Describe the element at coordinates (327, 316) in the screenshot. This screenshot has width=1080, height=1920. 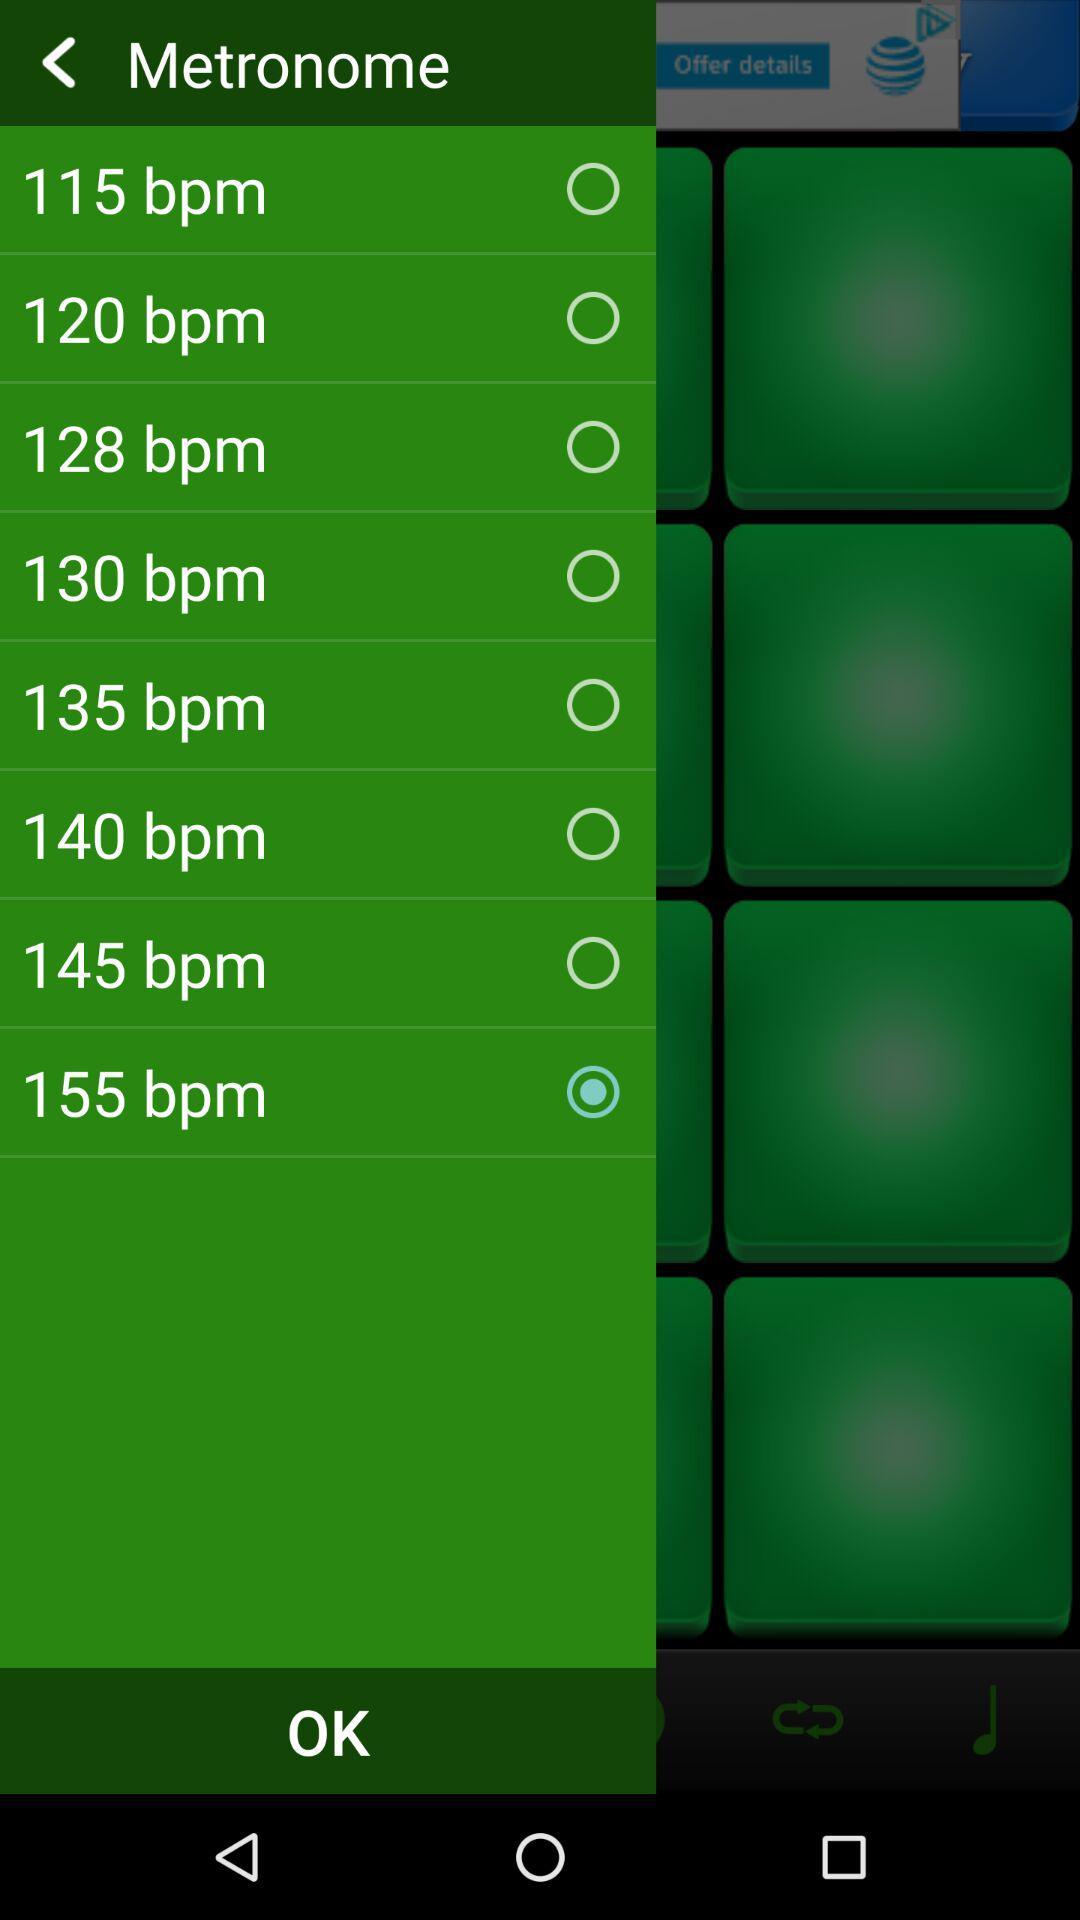
I see `icon above 128 bpm checkbox` at that location.